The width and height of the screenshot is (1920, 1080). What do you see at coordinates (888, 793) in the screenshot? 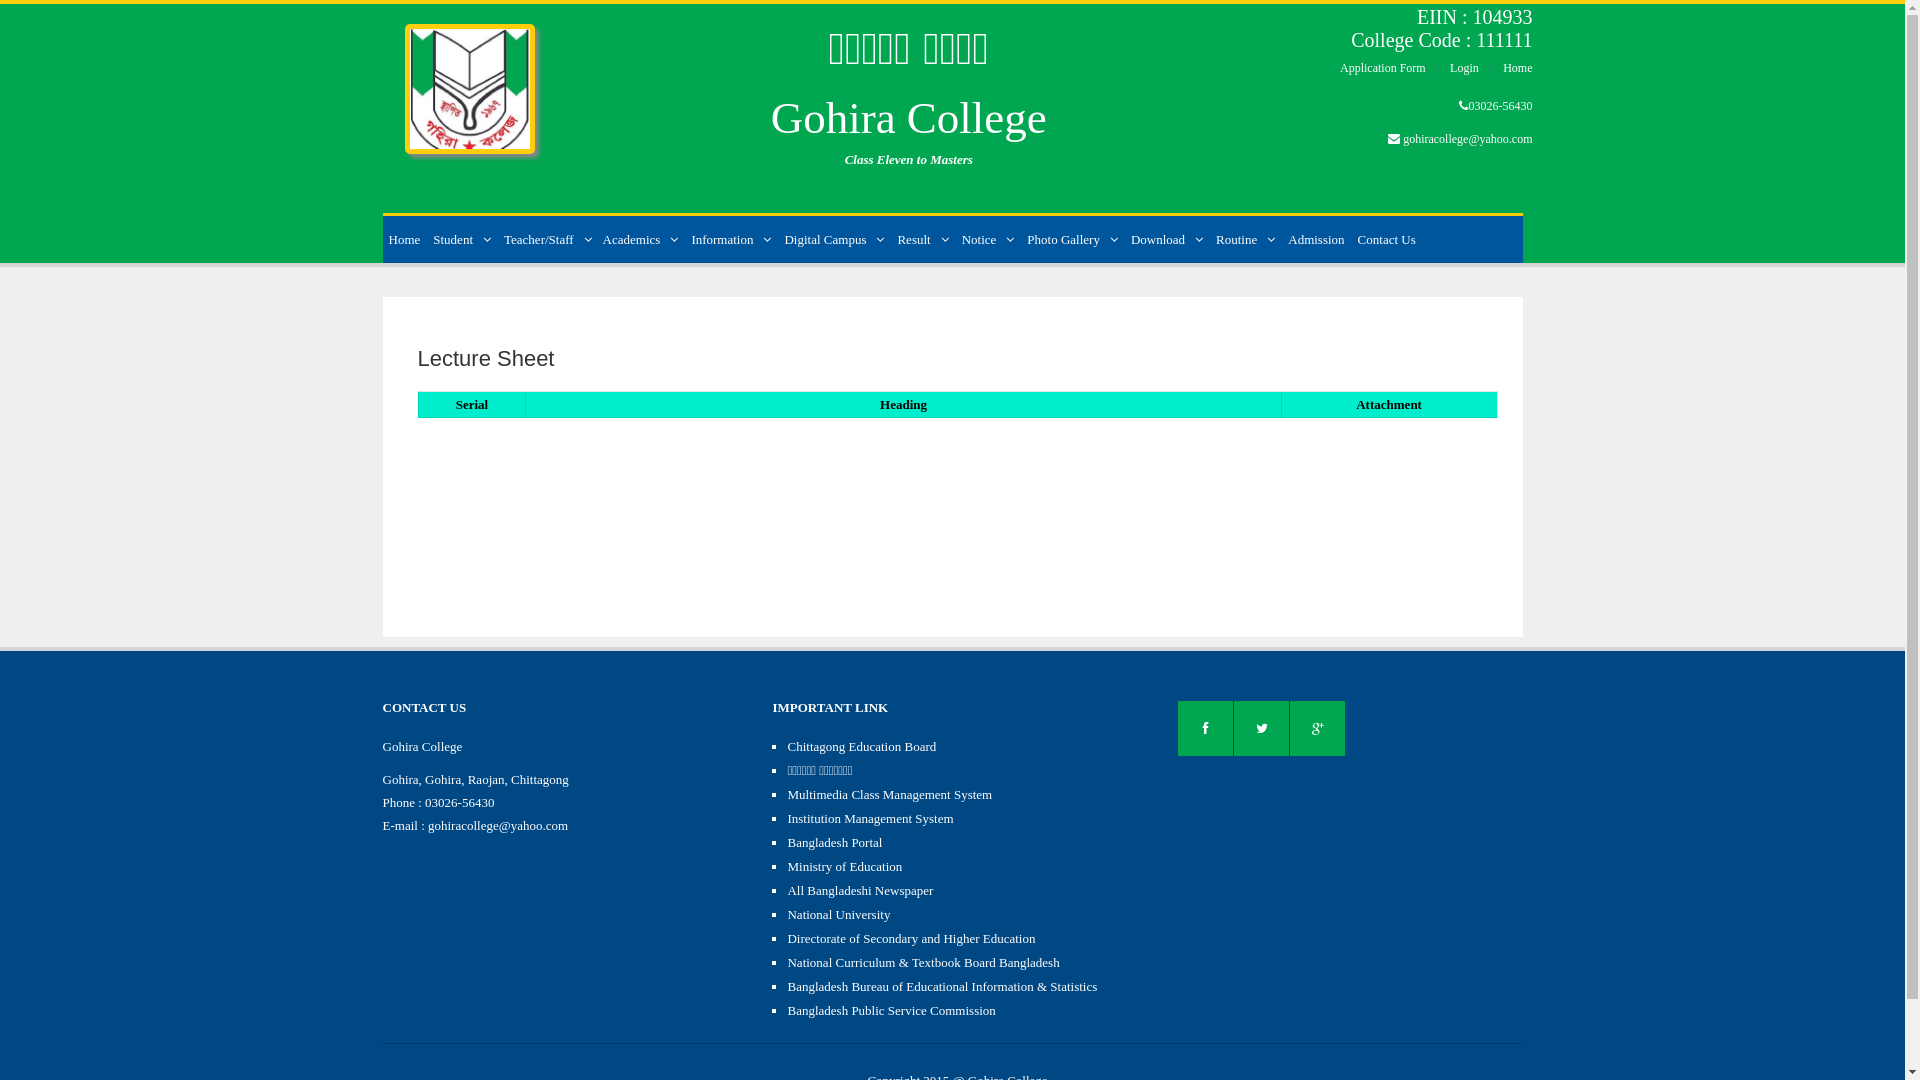
I see `'Multimedia Class Management System'` at bounding box center [888, 793].